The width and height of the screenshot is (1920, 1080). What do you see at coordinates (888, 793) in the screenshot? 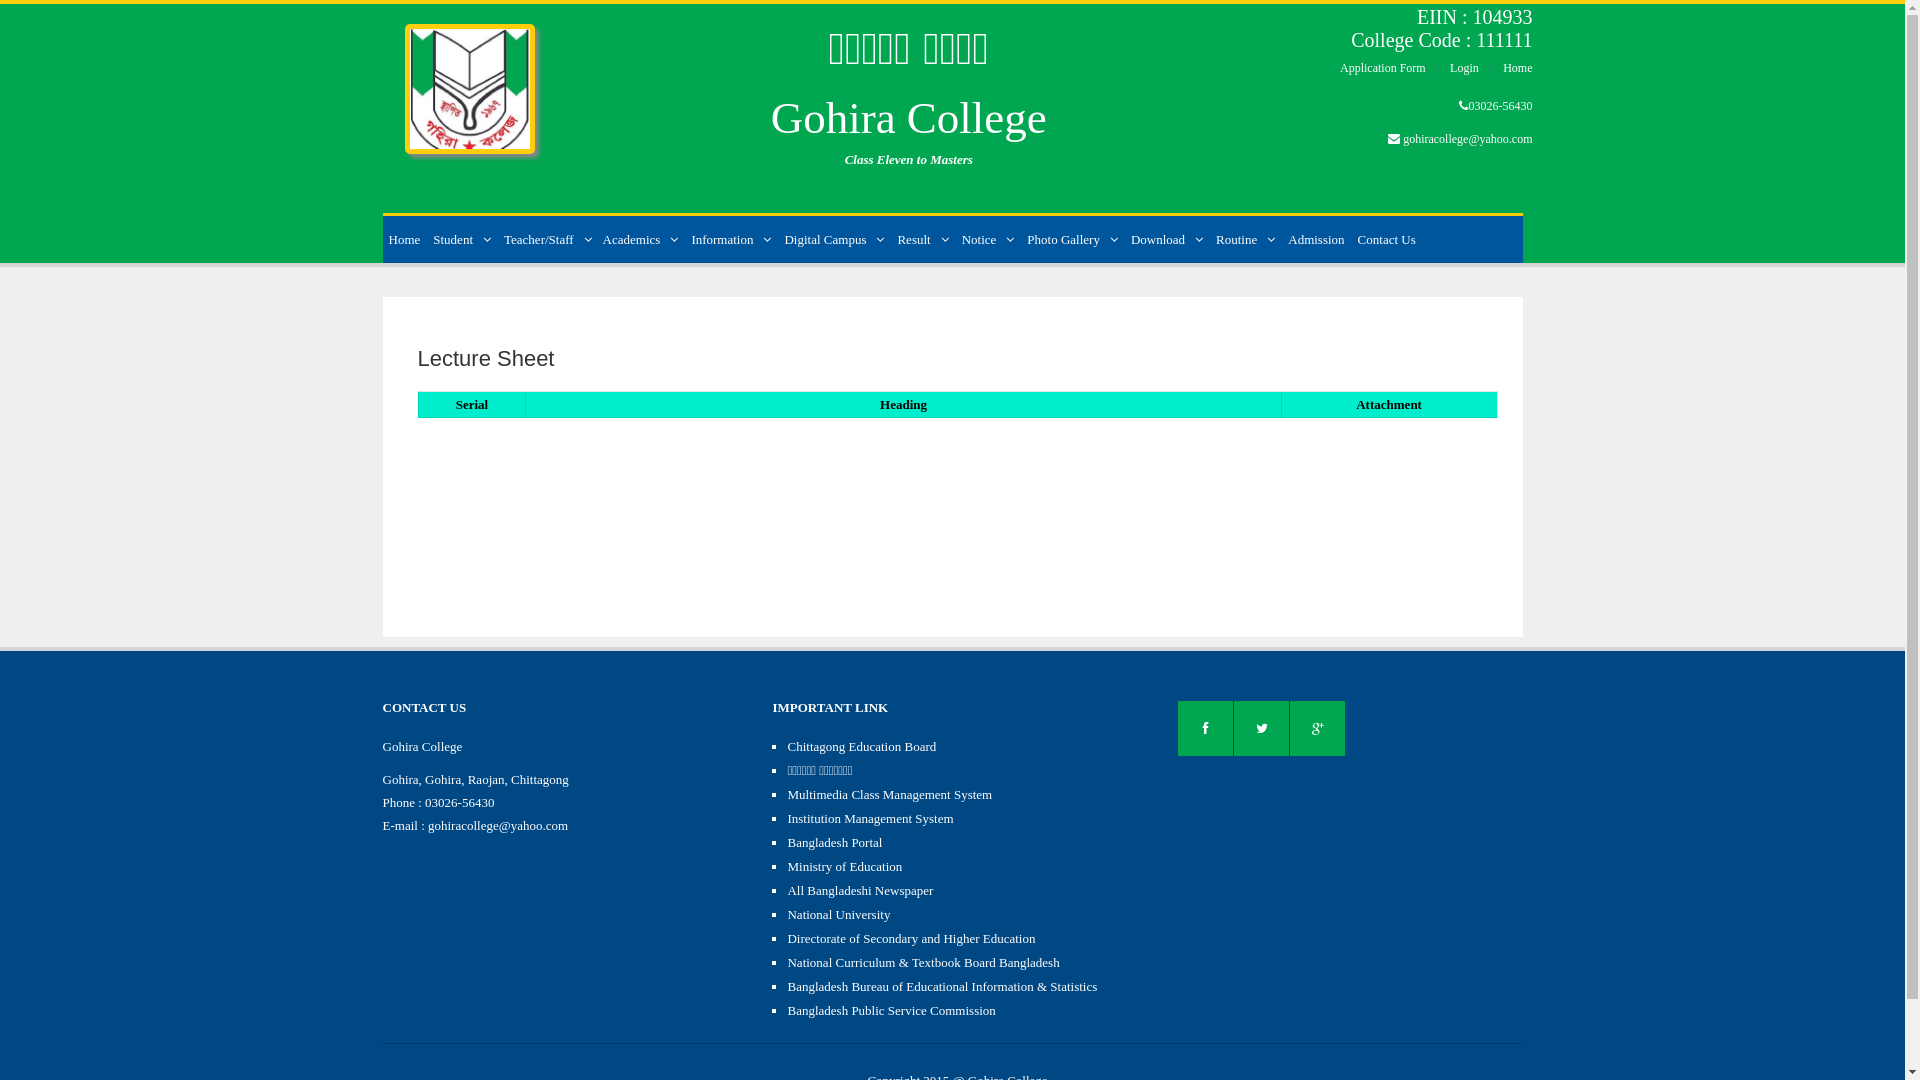
I see `'Multimedia Class Management System'` at bounding box center [888, 793].